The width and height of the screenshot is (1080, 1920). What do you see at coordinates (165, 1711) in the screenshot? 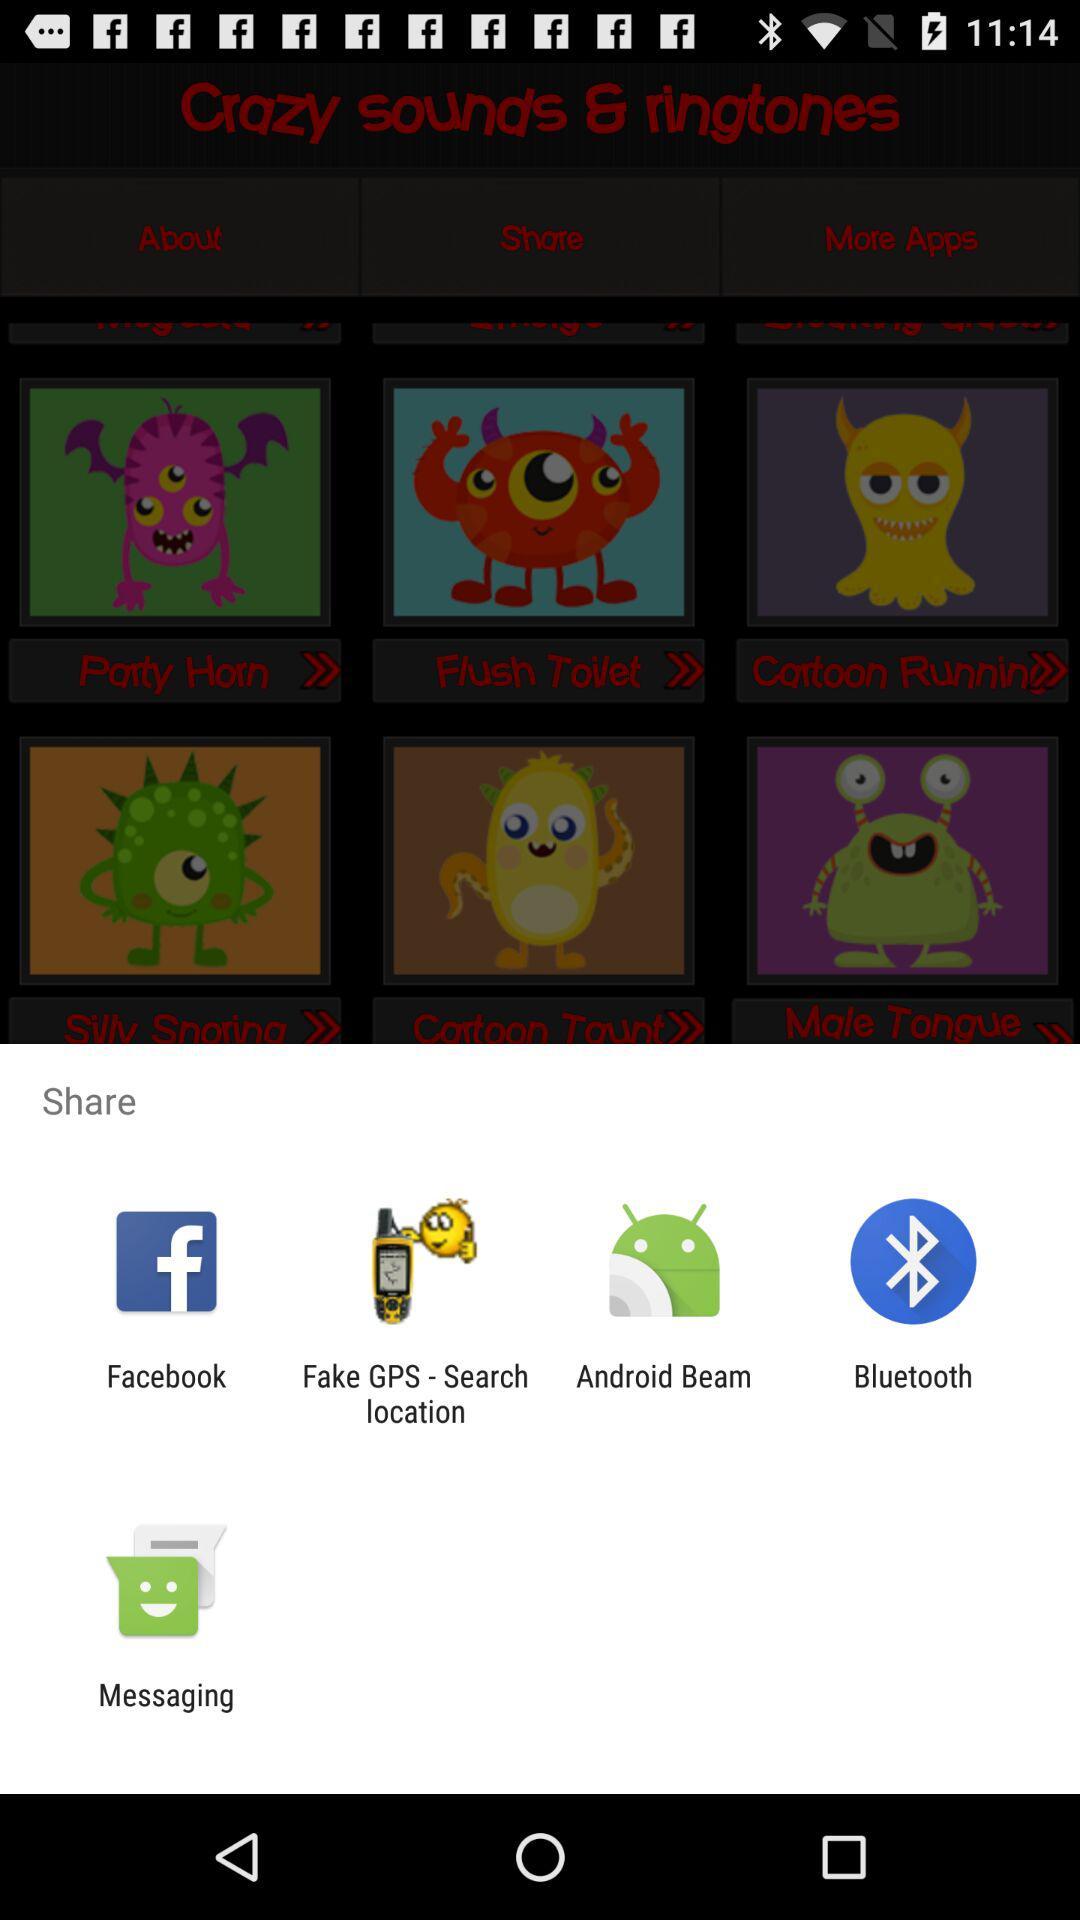
I see `messaging` at bounding box center [165, 1711].